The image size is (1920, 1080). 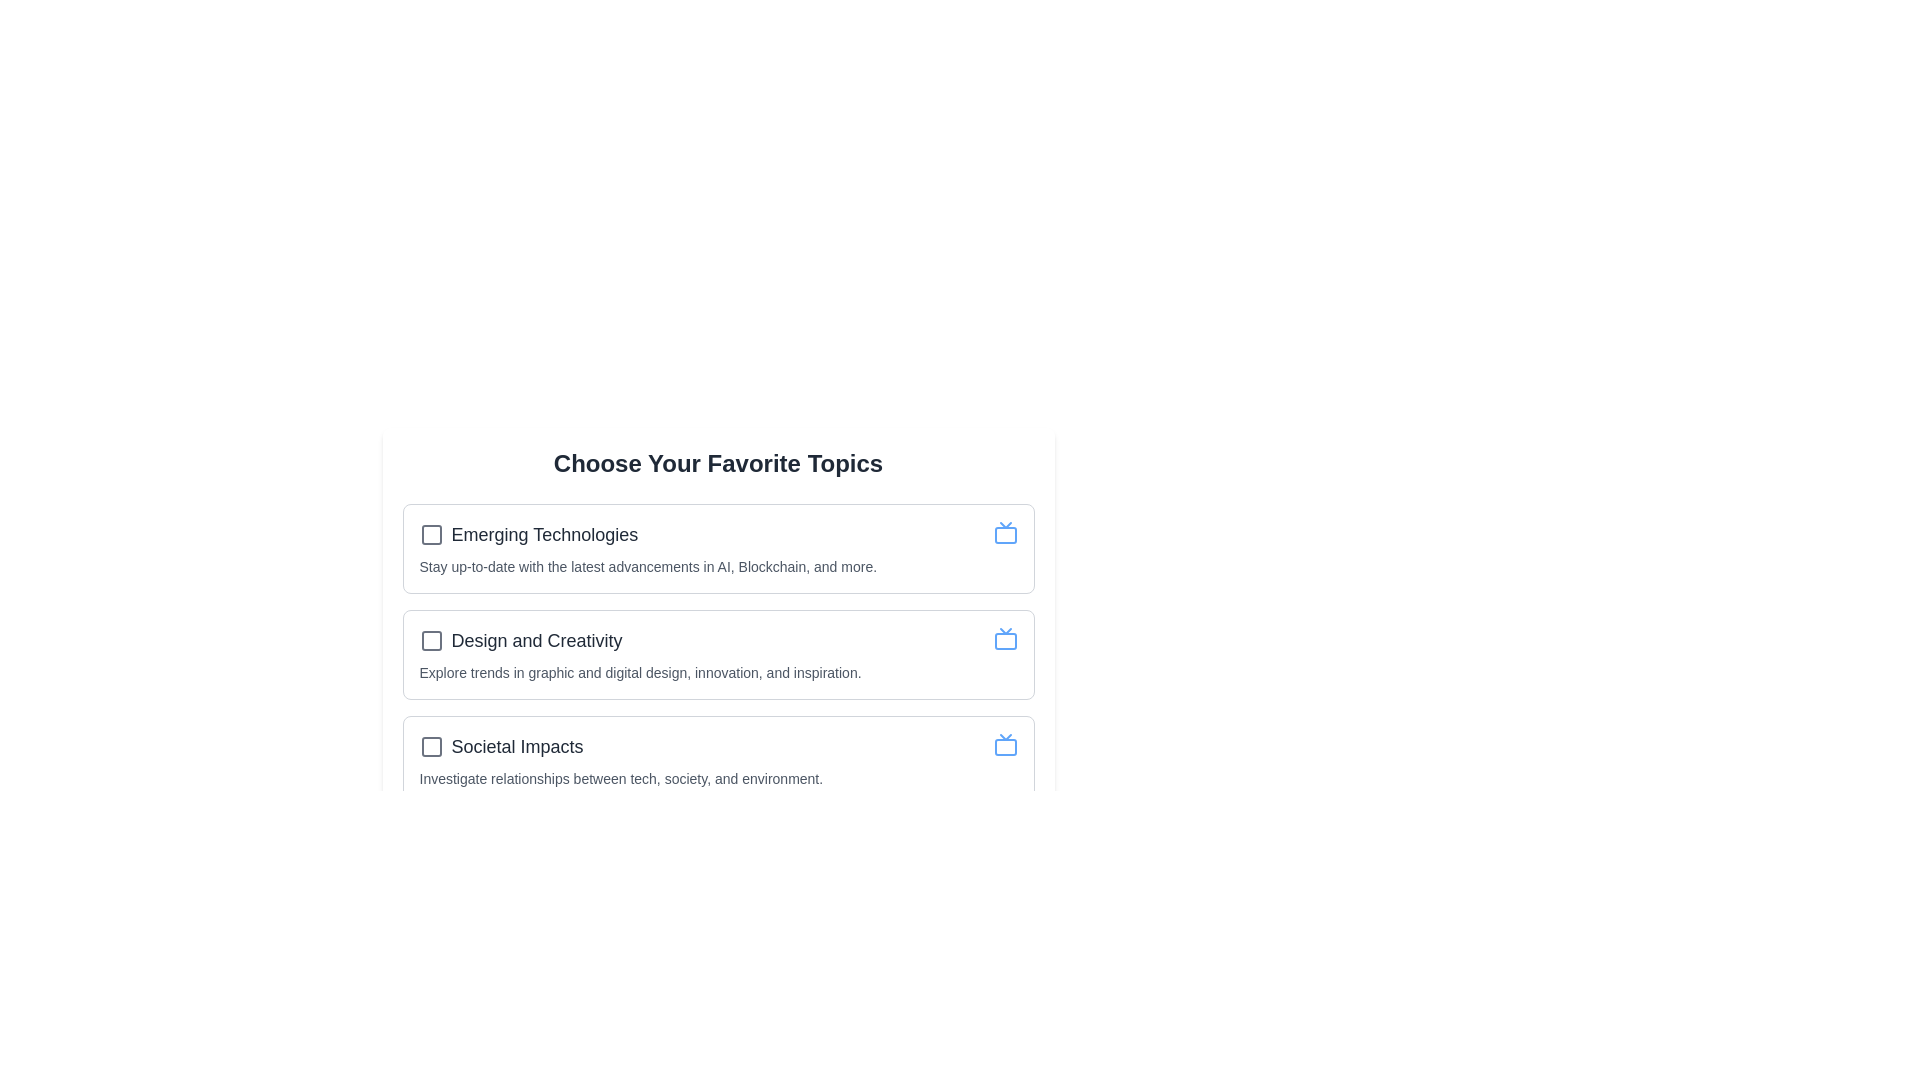 I want to click on the second selectable content module in the vertical list of topics, so click(x=718, y=655).